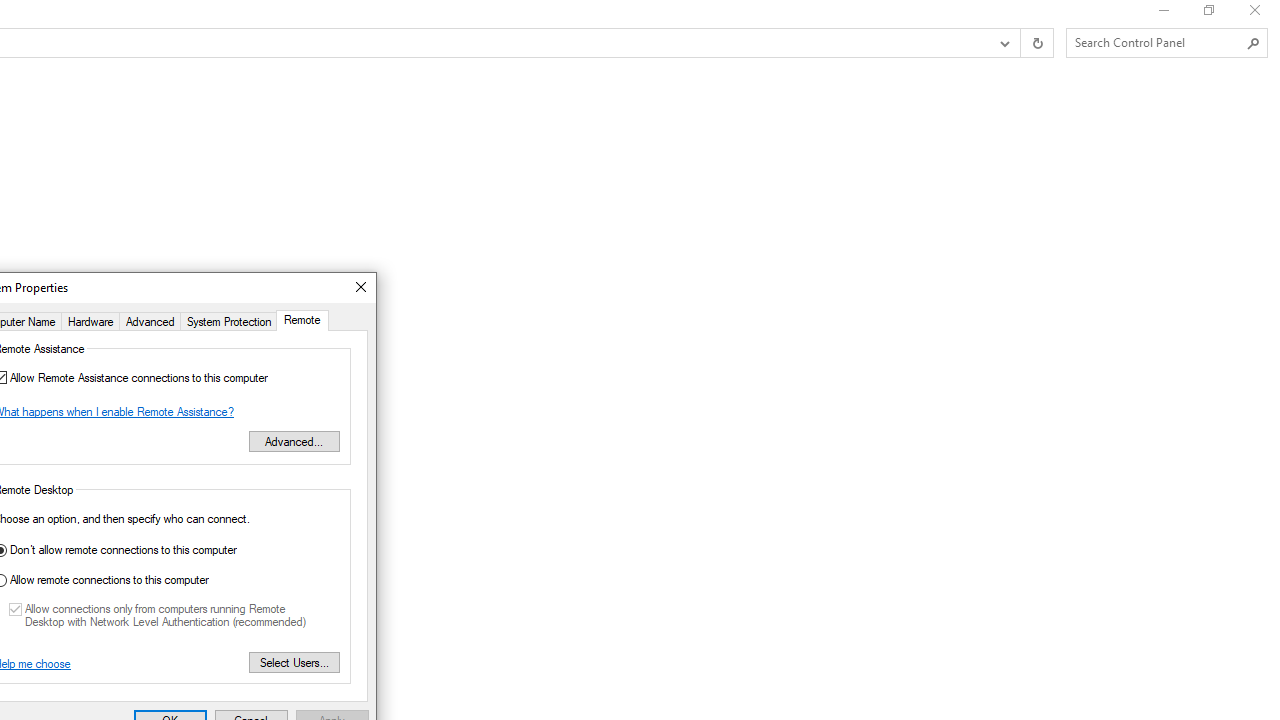 The image size is (1280, 720). Describe the element at coordinates (301, 319) in the screenshot. I see `'Remote'` at that location.